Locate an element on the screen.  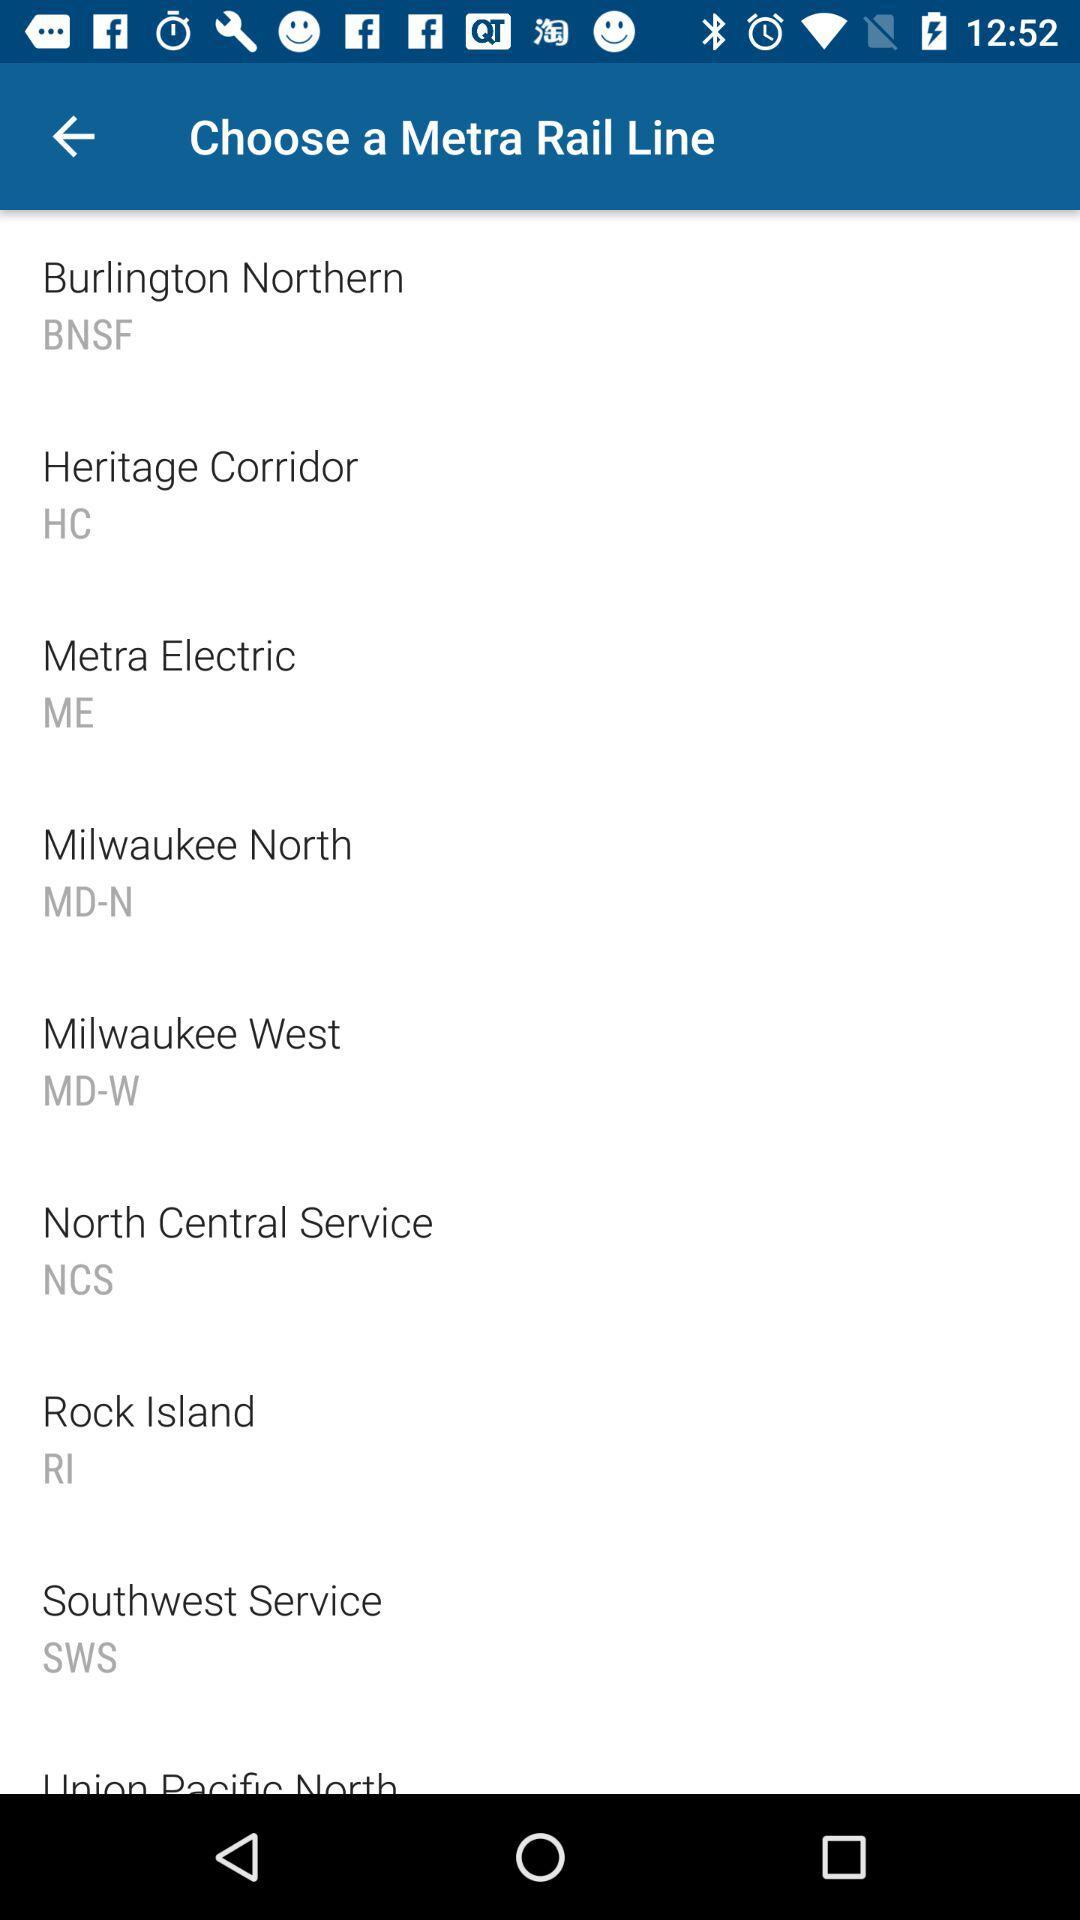
item at the top left corner is located at coordinates (72, 135).